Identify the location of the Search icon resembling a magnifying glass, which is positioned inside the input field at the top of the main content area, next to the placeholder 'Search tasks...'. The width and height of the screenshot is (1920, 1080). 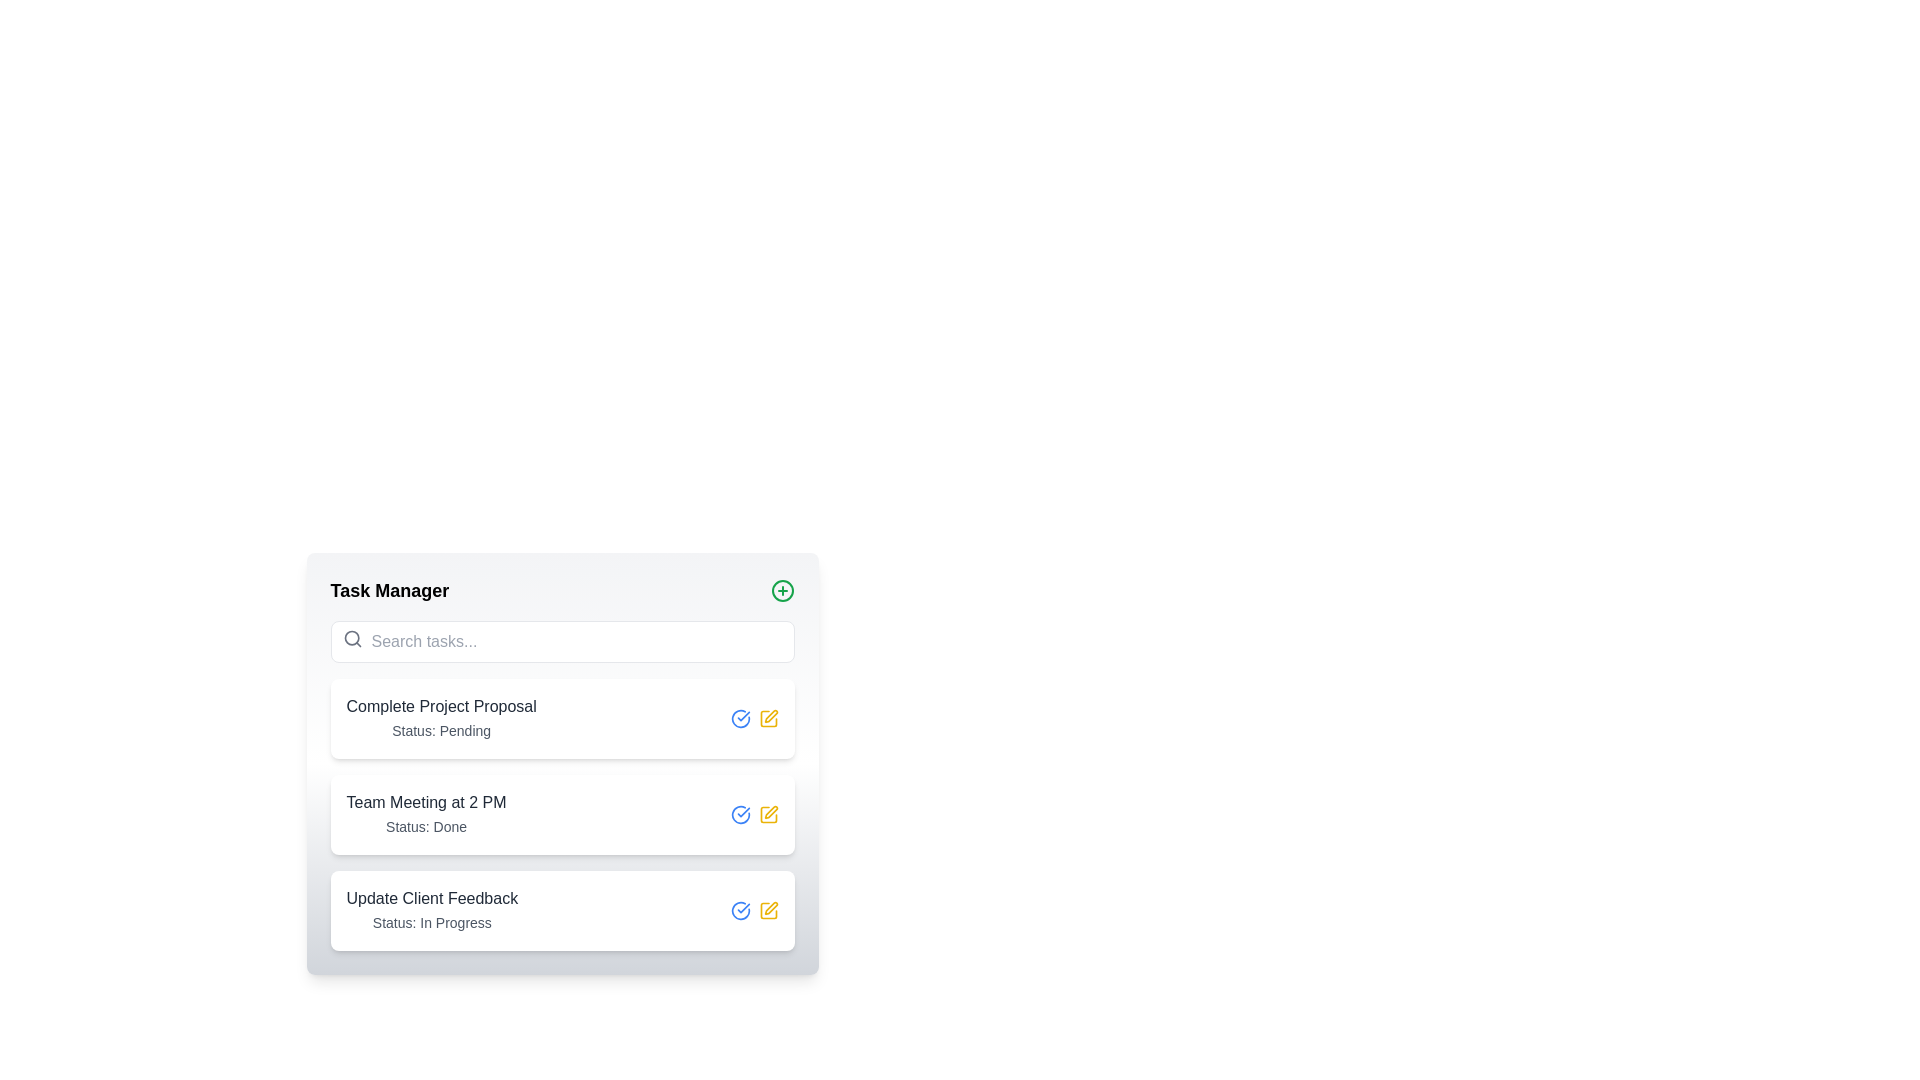
(352, 639).